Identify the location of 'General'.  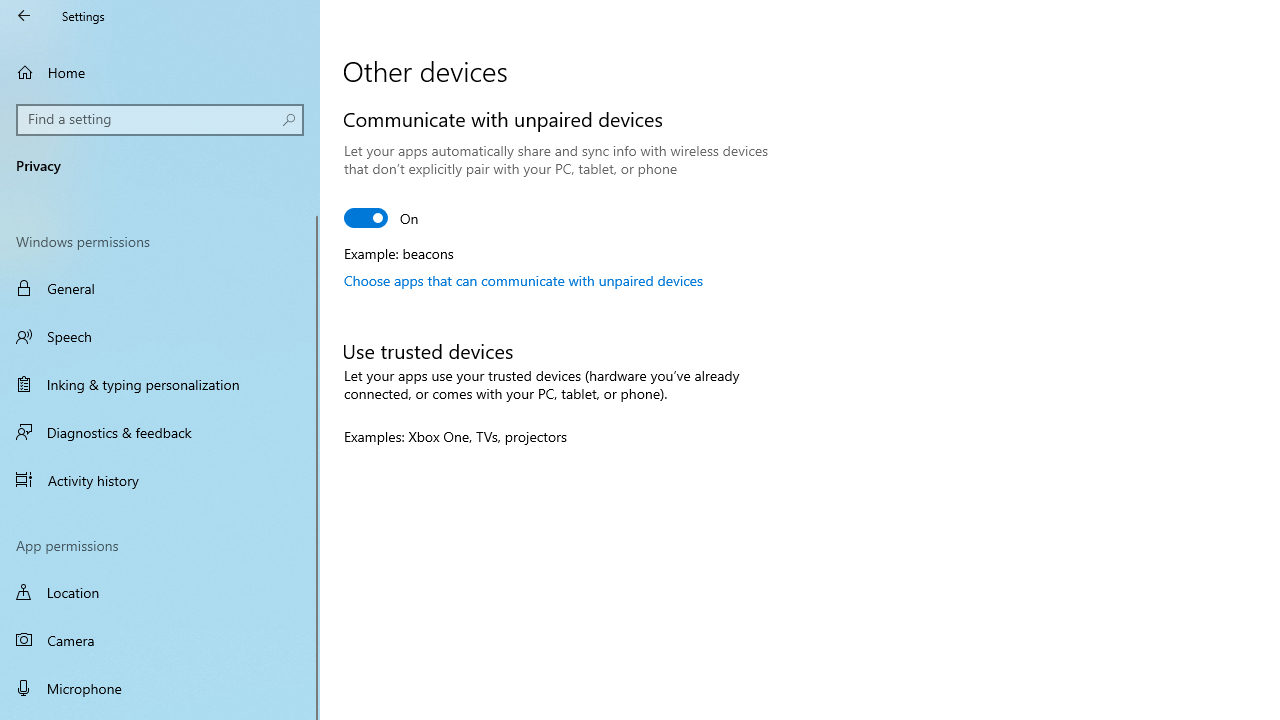
(160, 288).